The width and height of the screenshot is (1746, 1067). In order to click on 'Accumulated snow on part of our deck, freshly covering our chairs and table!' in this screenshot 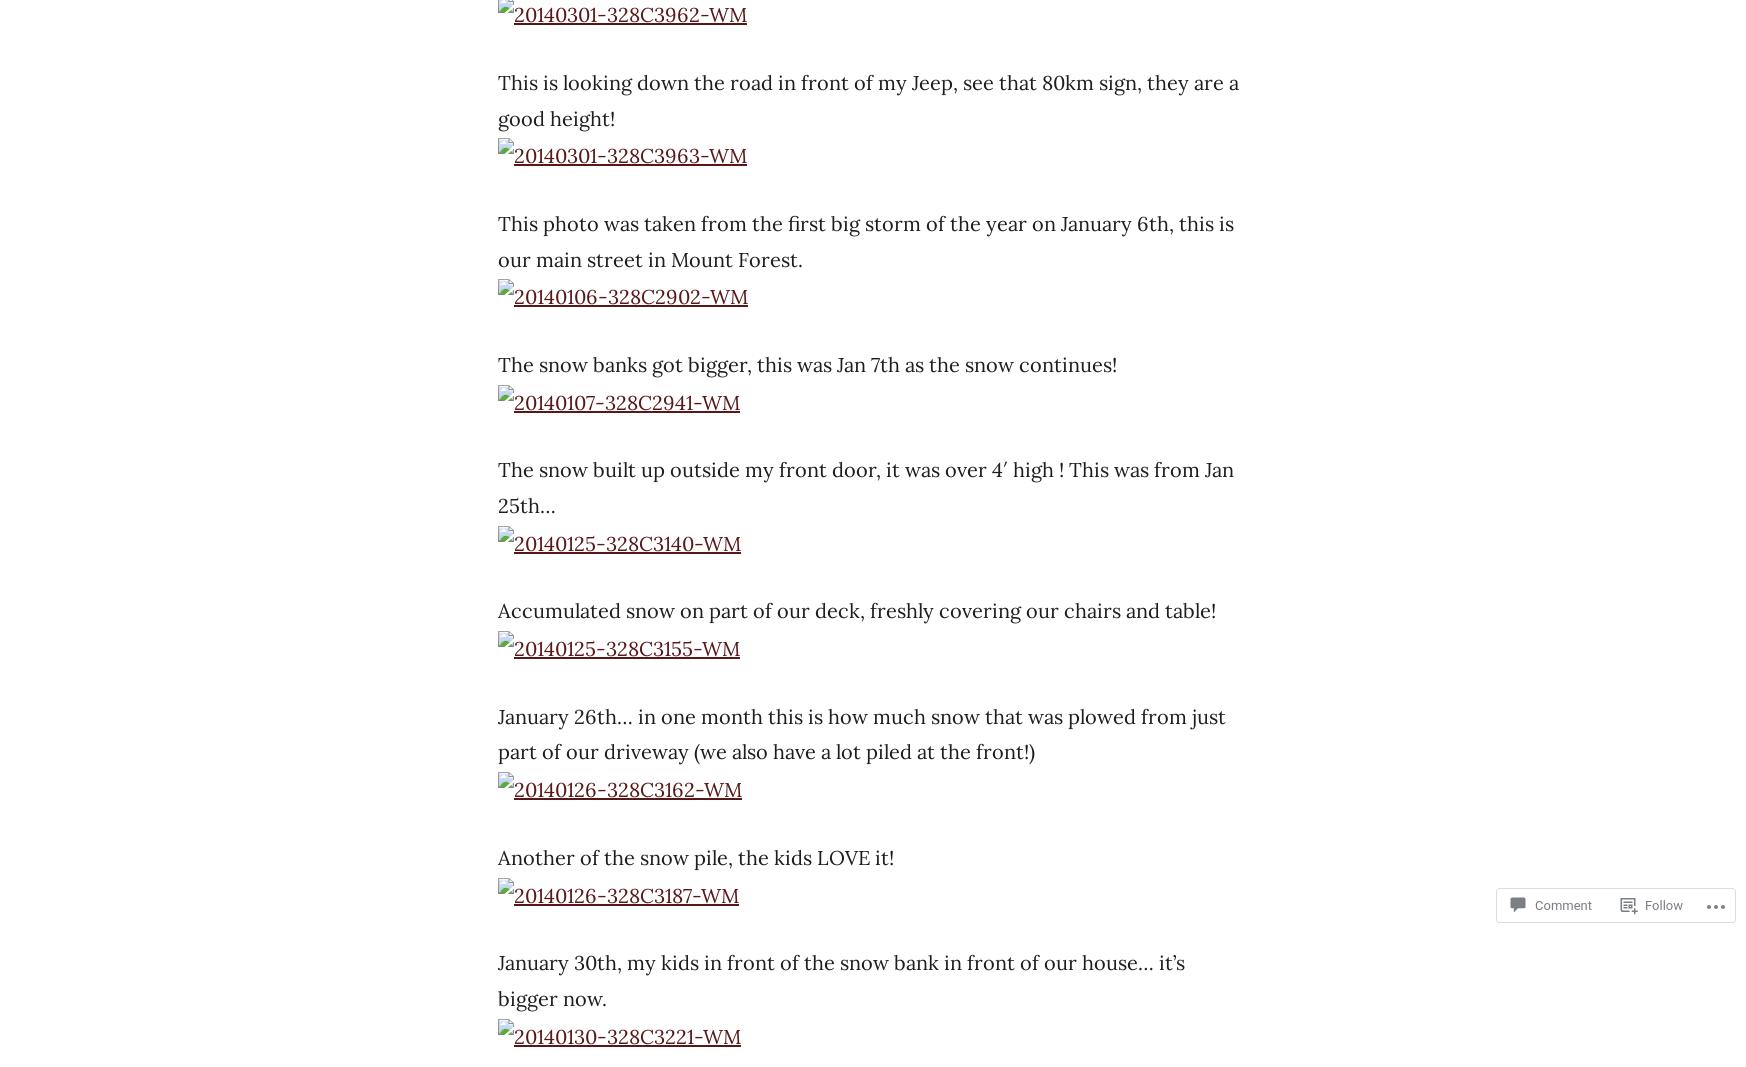, I will do `click(856, 610)`.